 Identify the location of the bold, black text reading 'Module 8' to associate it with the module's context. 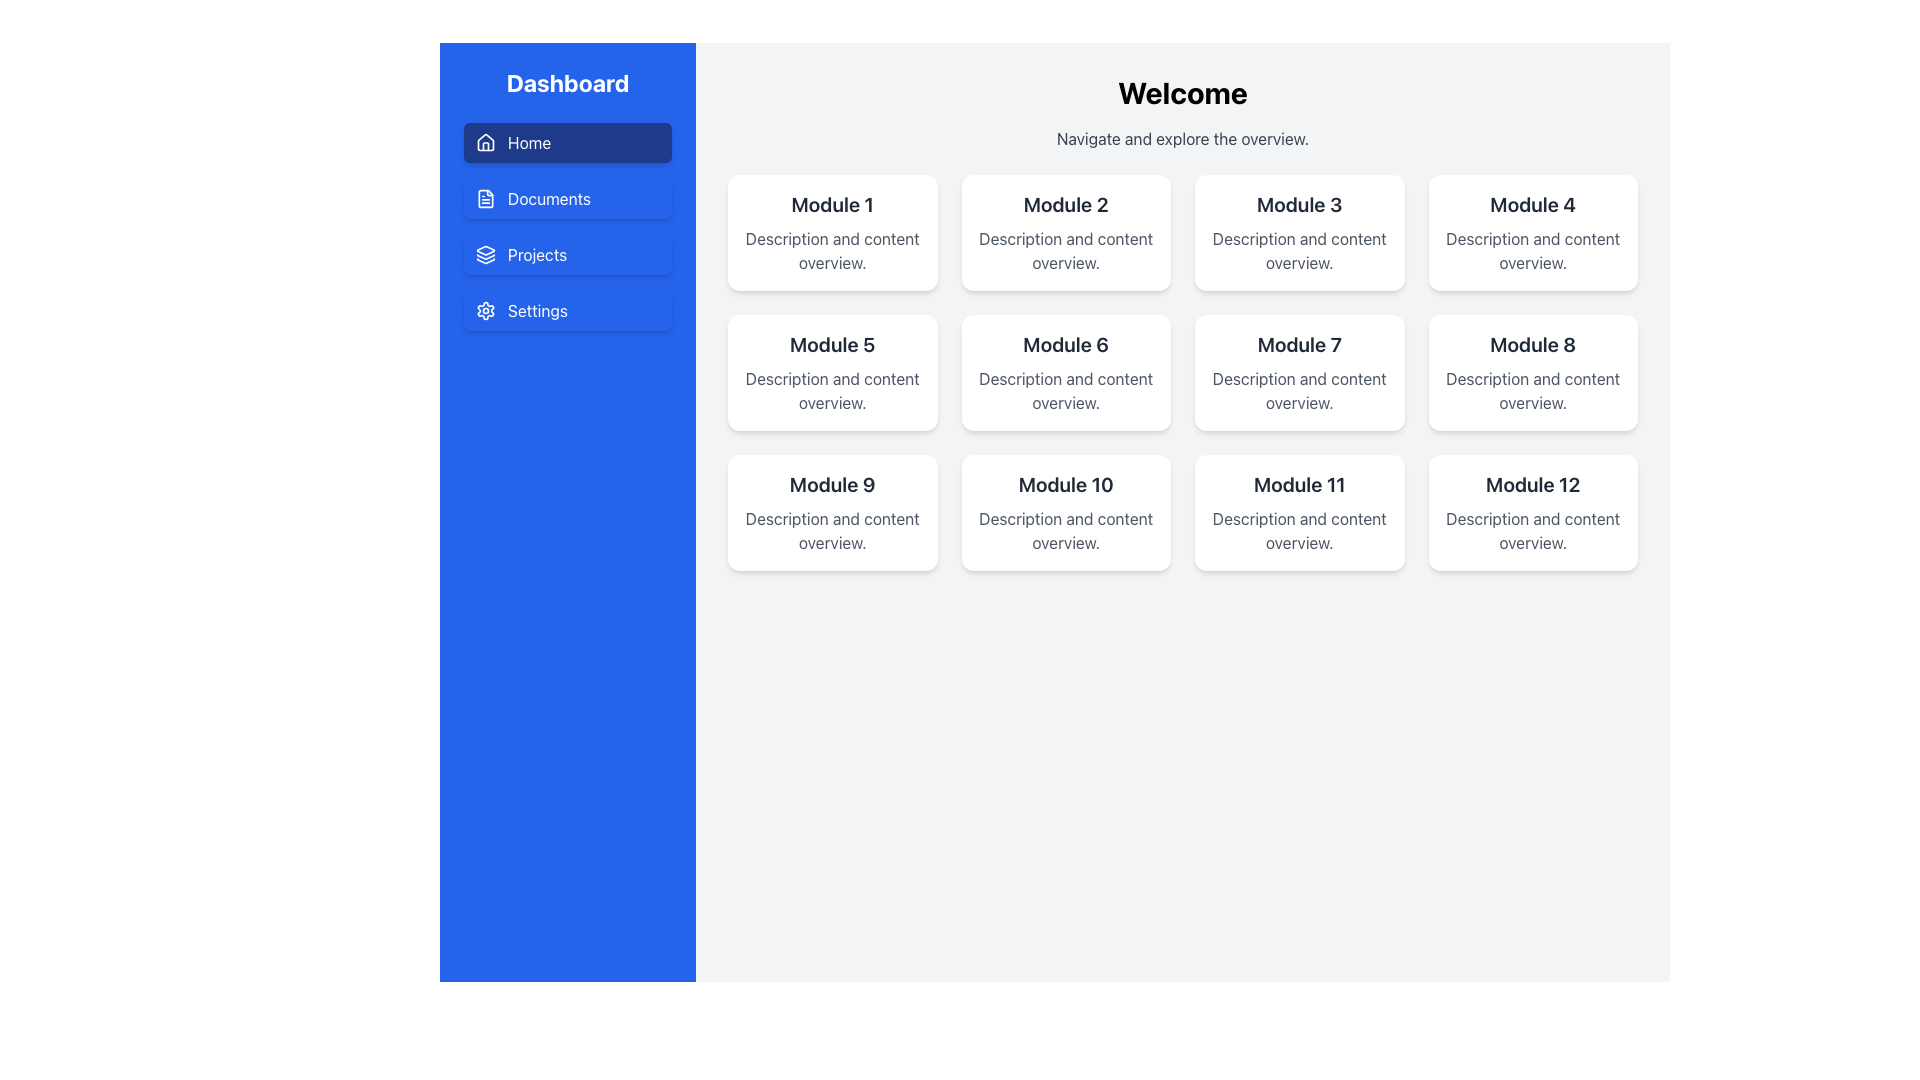
(1532, 343).